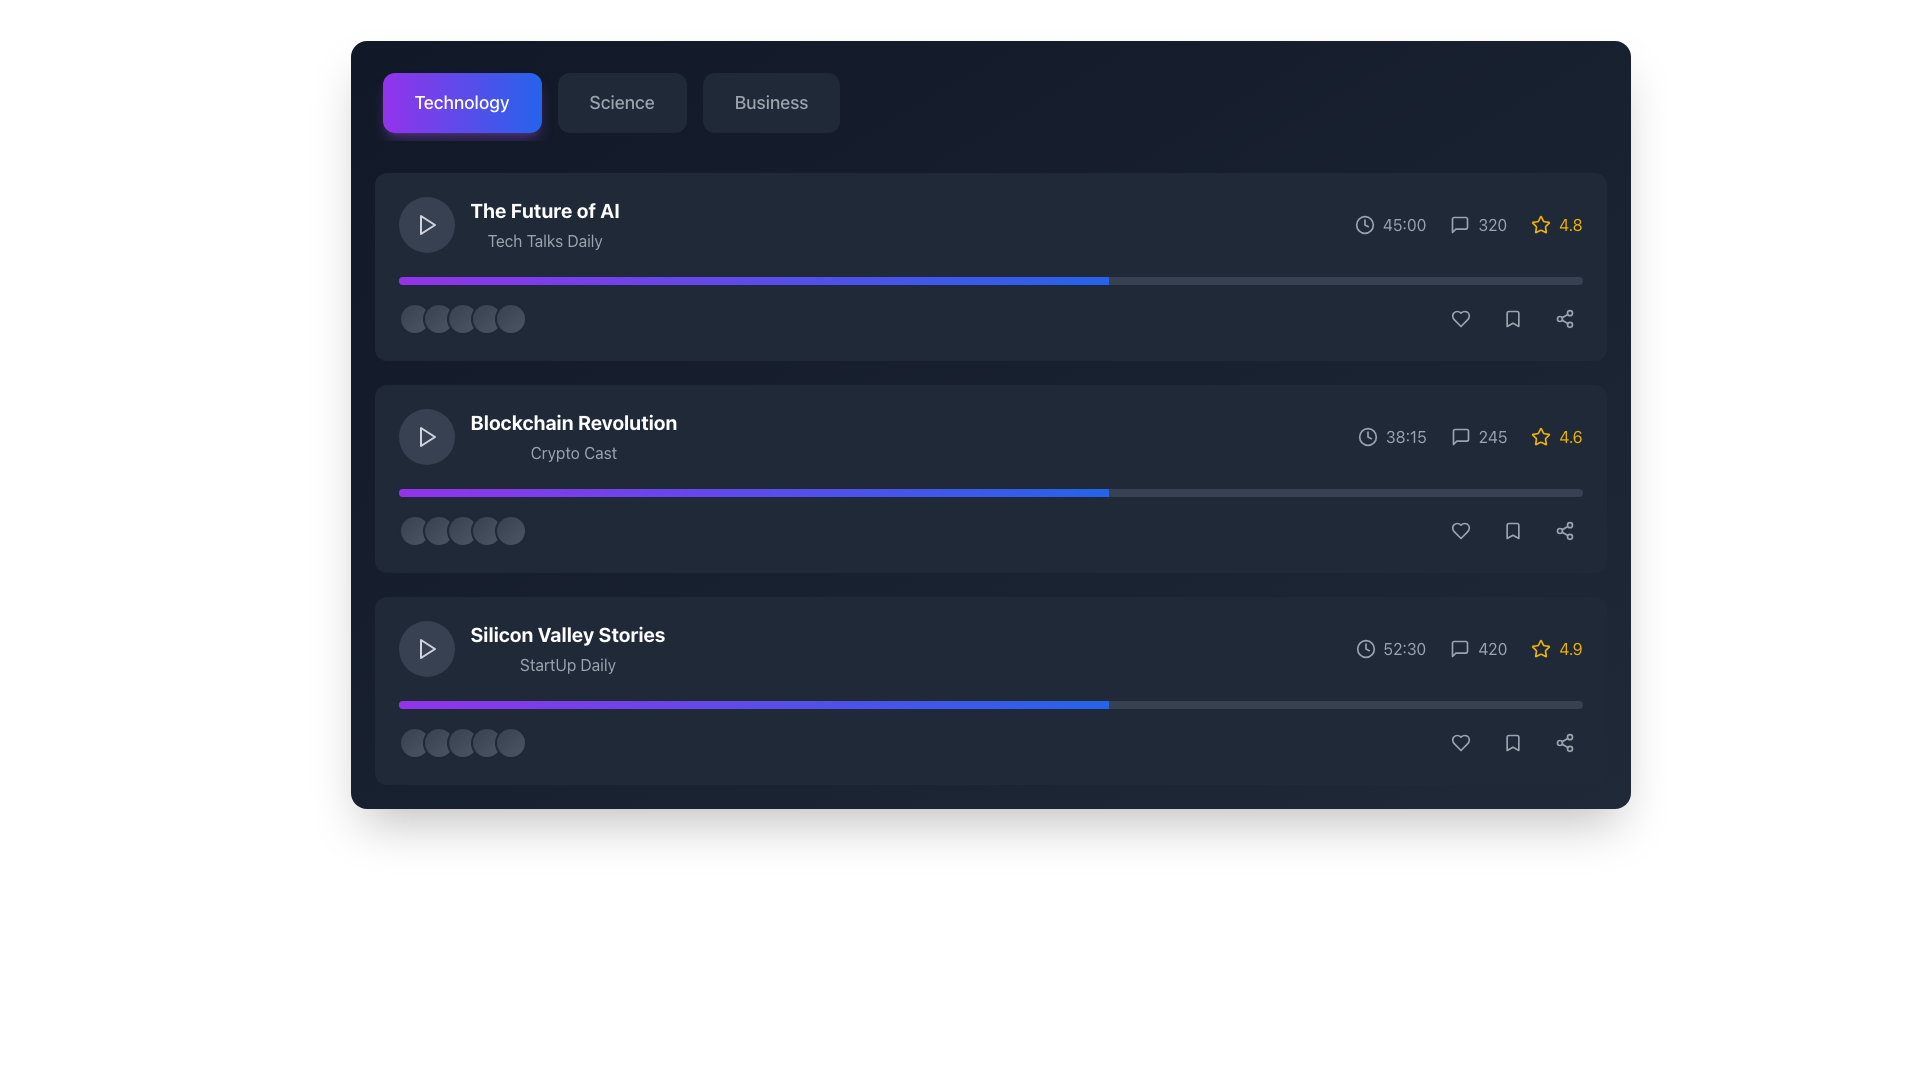 The width and height of the screenshot is (1920, 1080). Describe the element at coordinates (413, 530) in the screenshot. I see `the first circular decorative element associated with the 'Blockchain Revolution' section located at the bottom left corner of the card` at that location.